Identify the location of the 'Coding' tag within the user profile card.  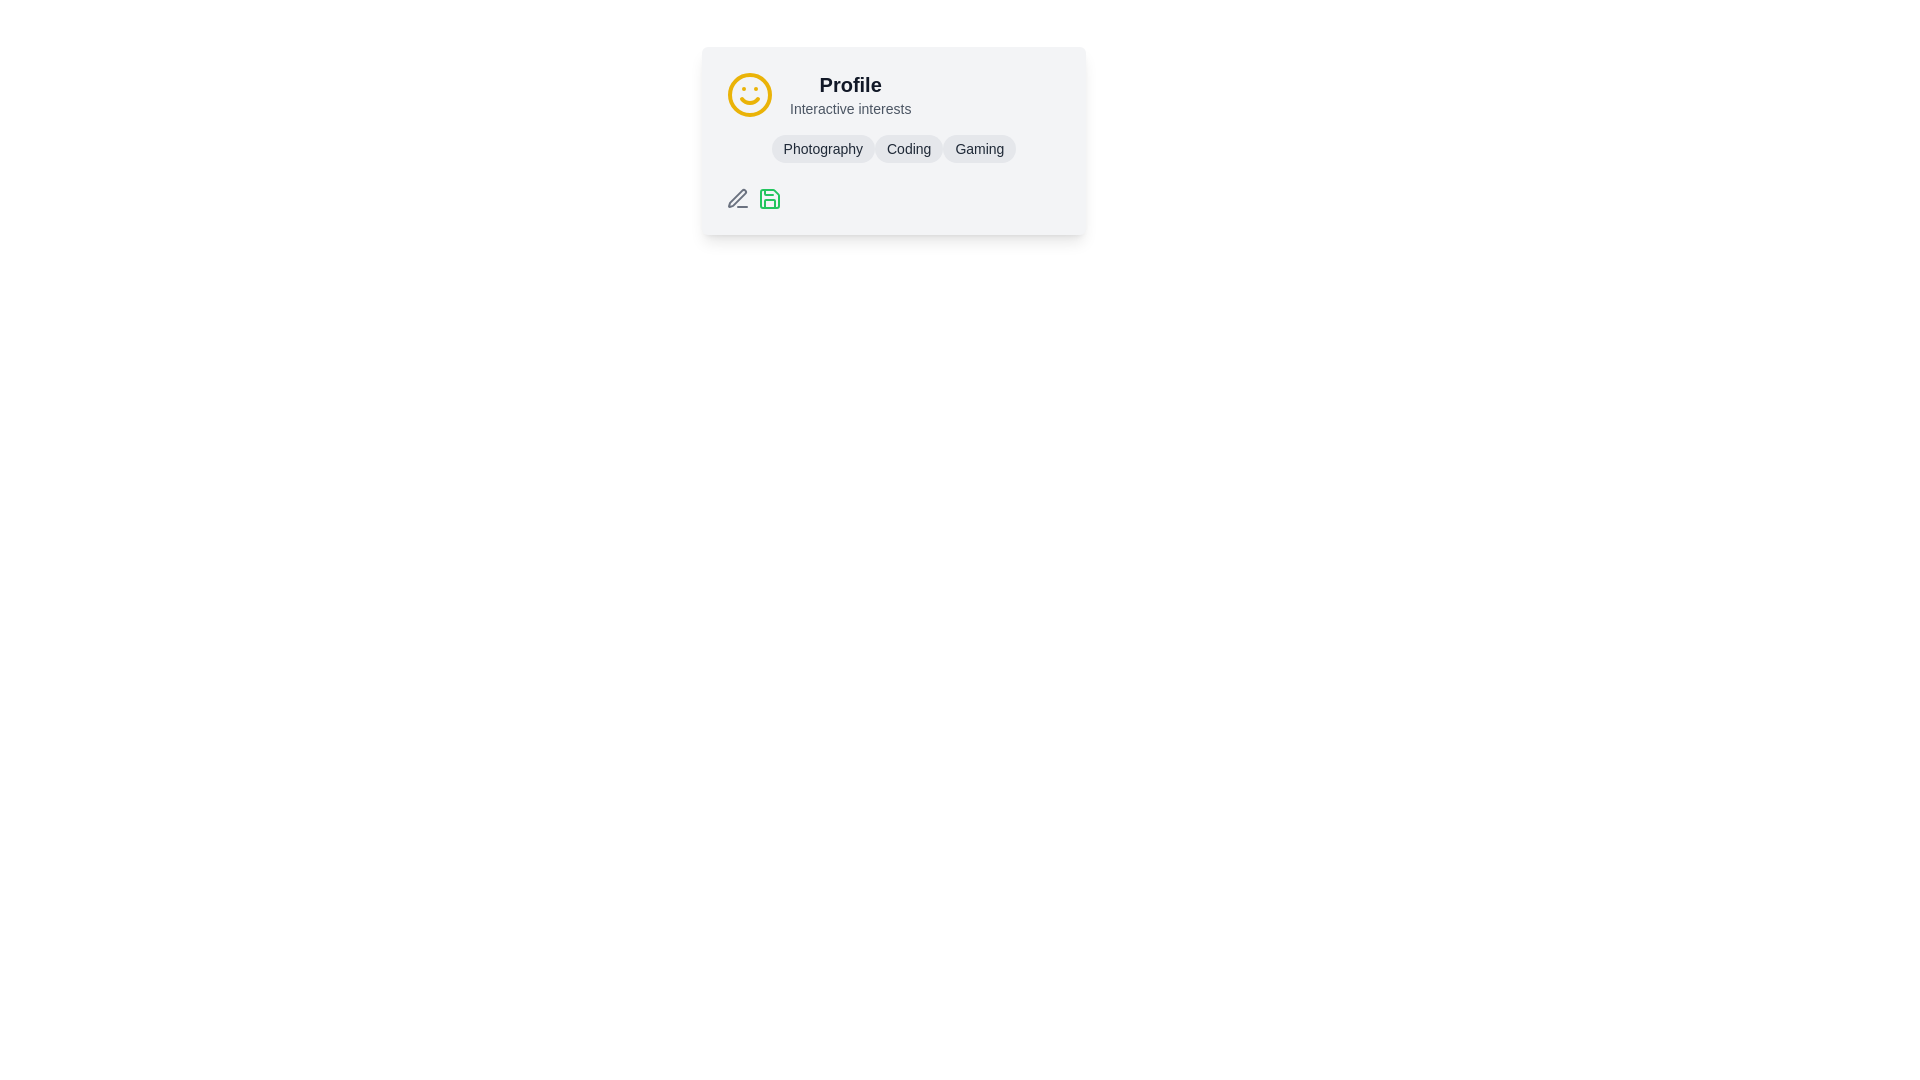
(892, 140).